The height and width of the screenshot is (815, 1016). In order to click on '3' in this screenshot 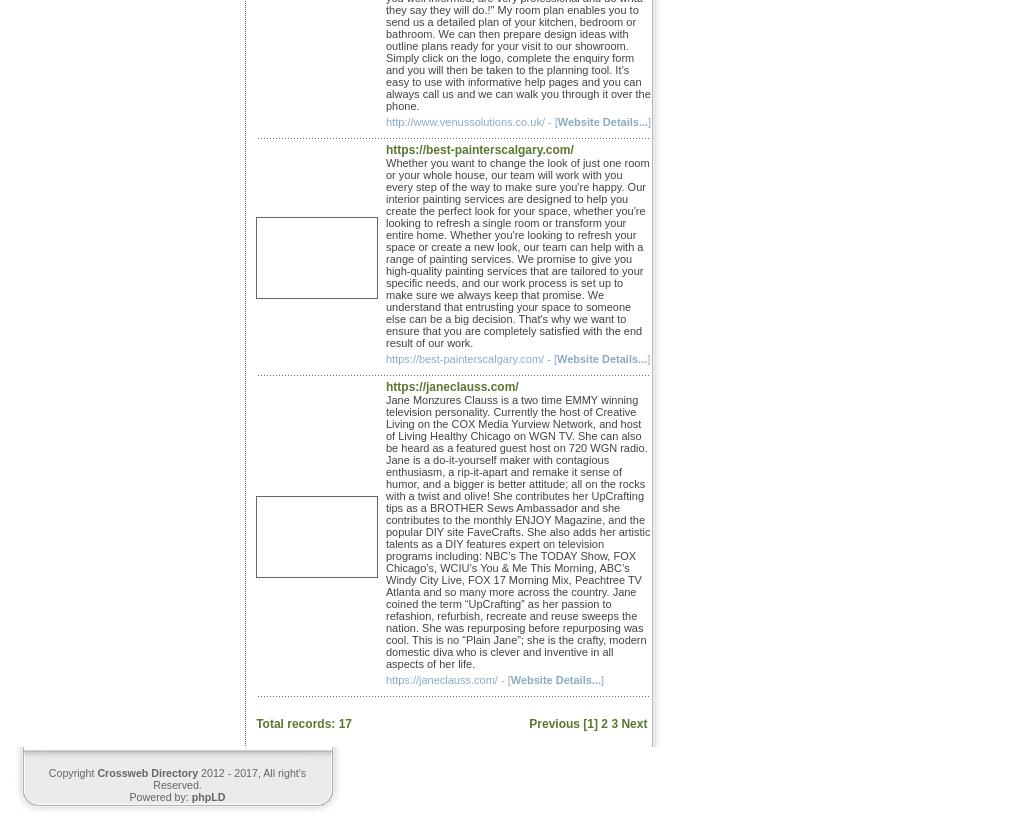, I will do `click(614, 723)`.